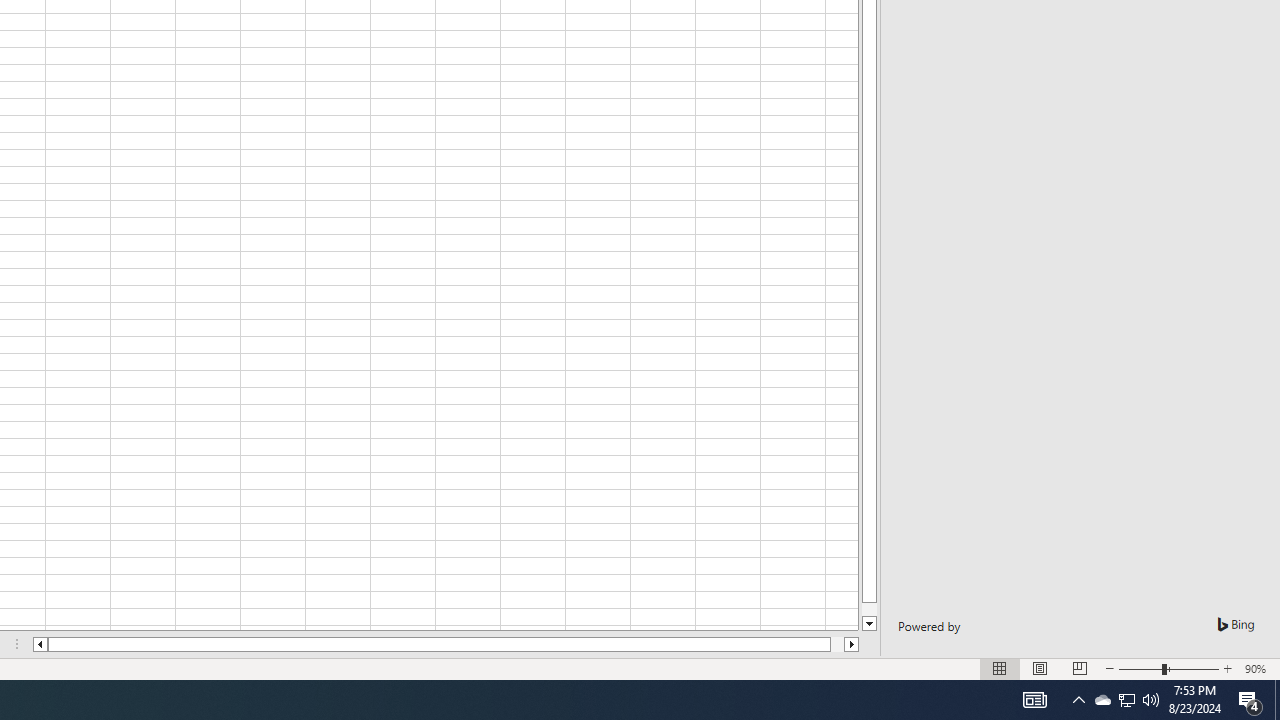 The image size is (1280, 720). Describe the element at coordinates (1000, 669) in the screenshot. I see `'Normal'` at that location.